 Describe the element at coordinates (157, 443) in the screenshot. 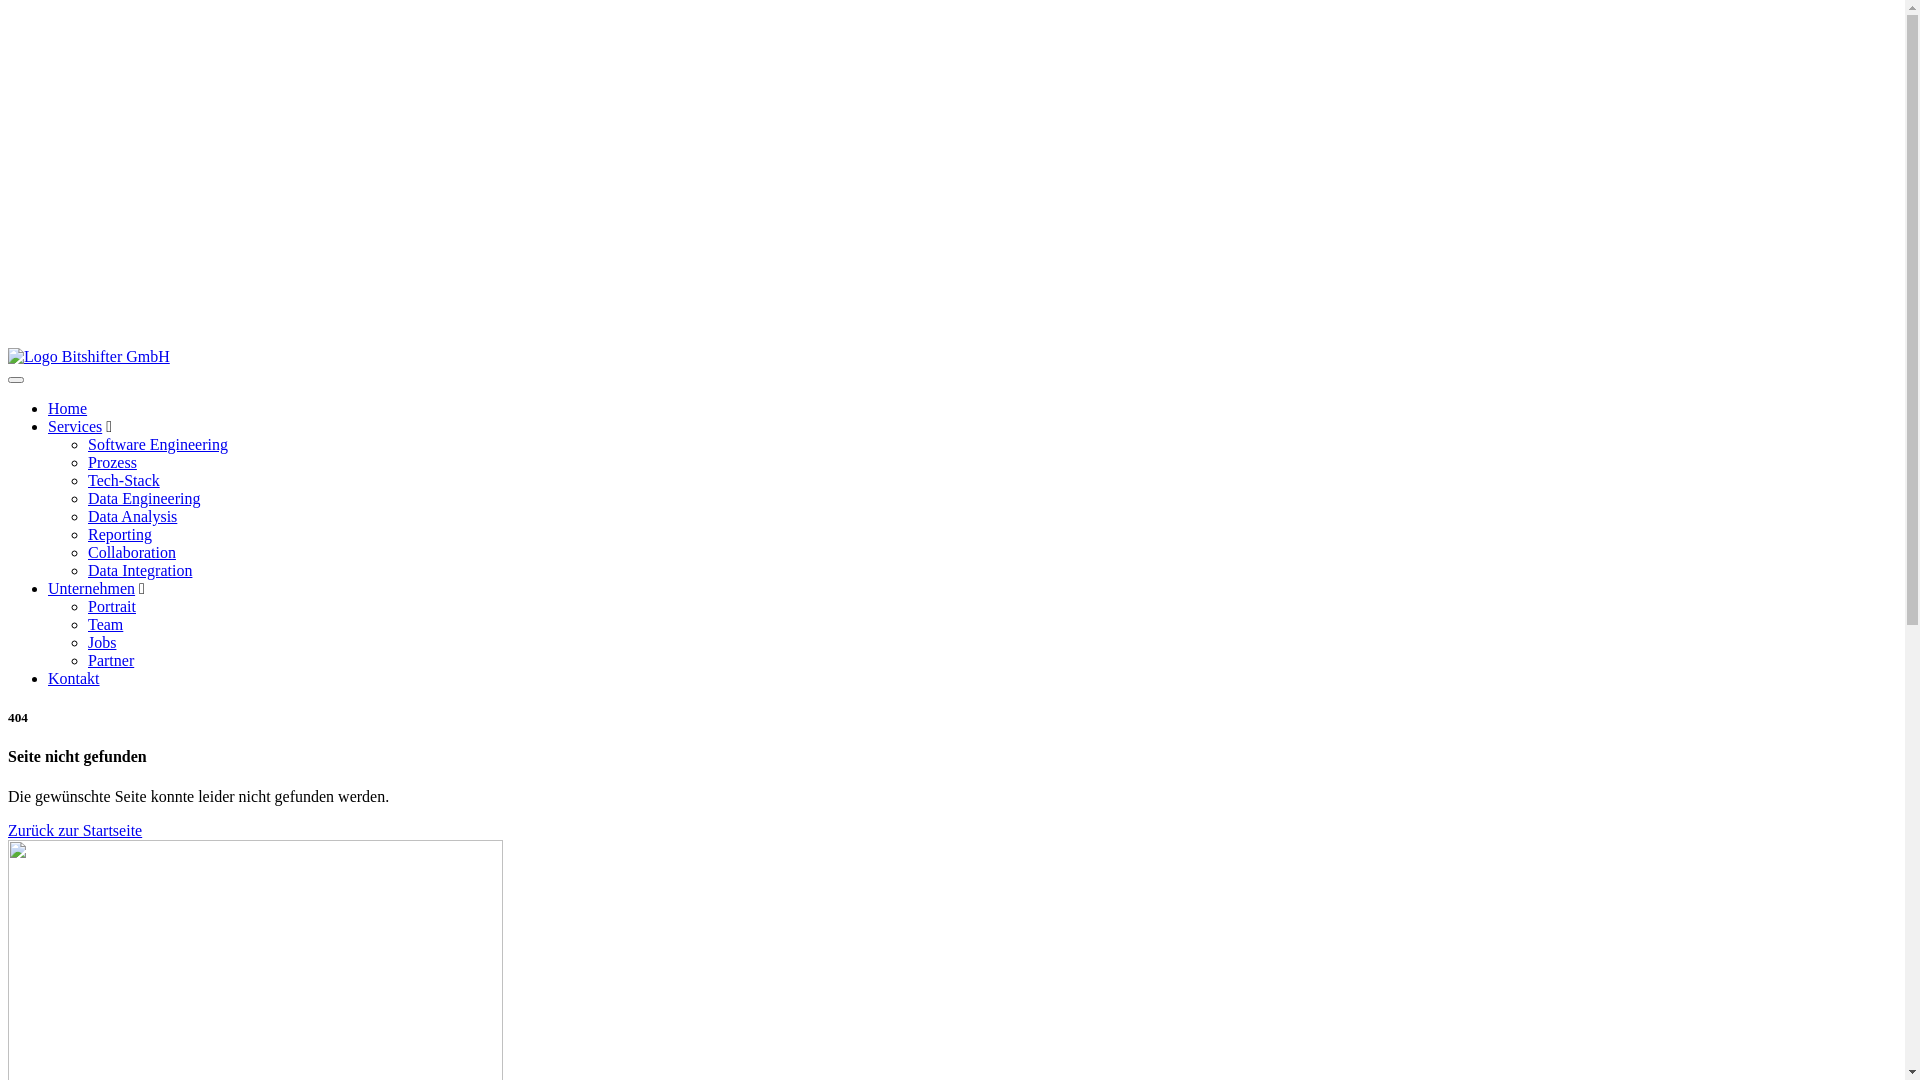

I see `'Software Engineering'` at that location.